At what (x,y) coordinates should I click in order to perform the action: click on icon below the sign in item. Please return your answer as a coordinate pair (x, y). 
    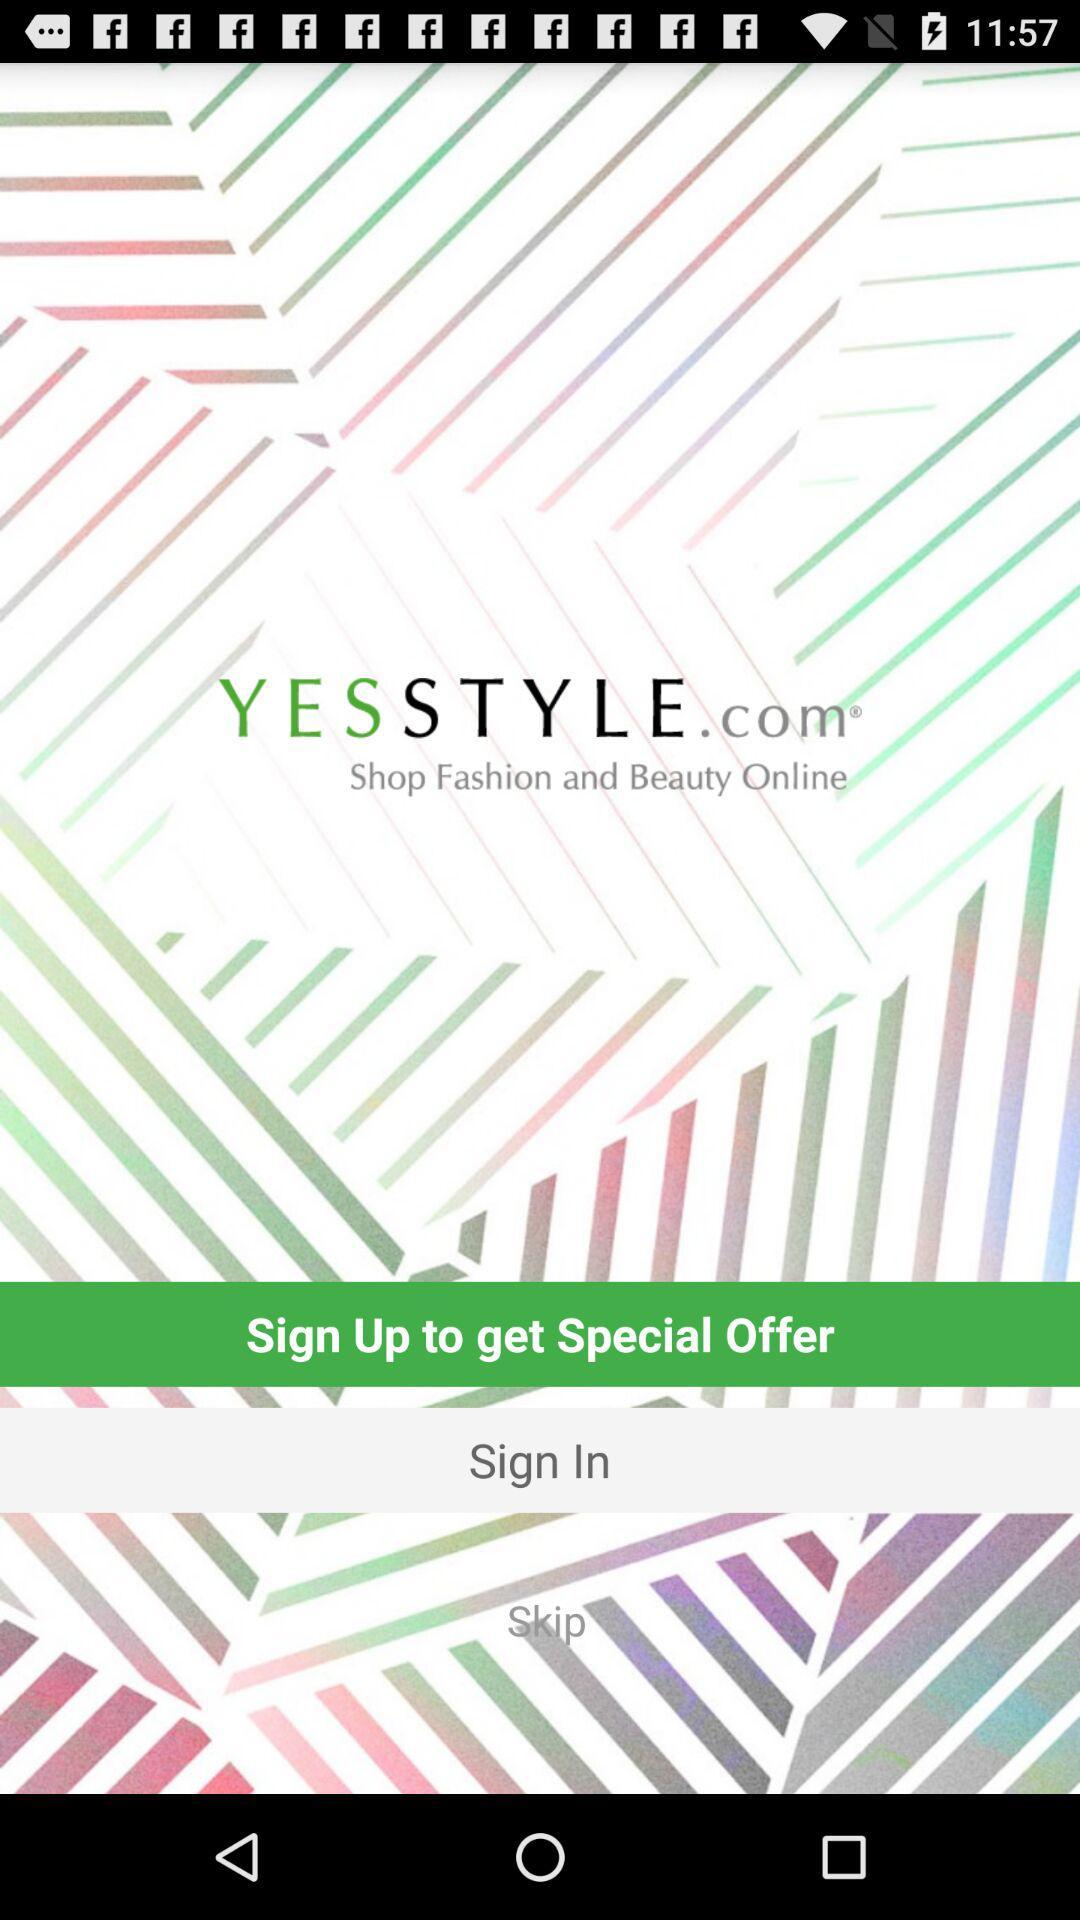
    Looking at the image, I should click on (546, 1620).